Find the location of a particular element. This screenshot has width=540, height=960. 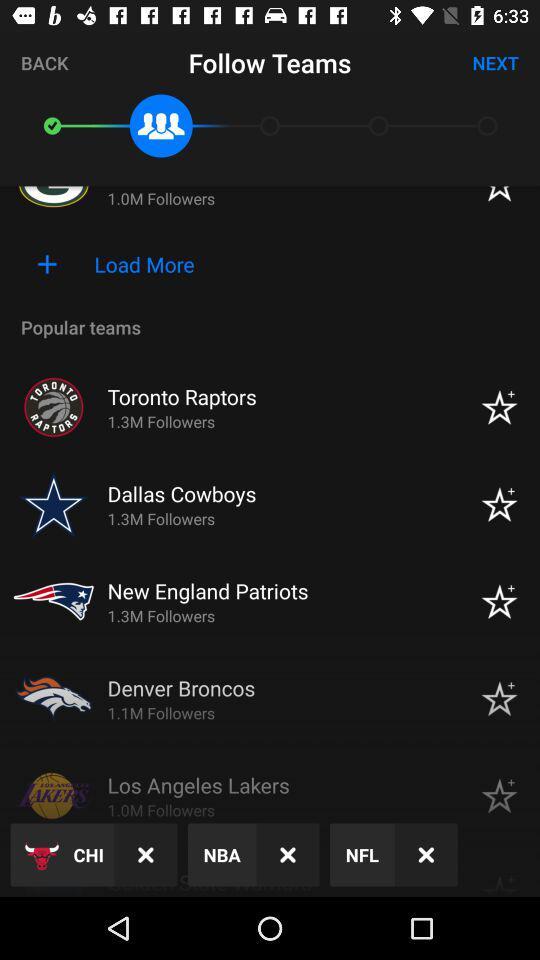

the close icon is located at coordinates (144, 853).